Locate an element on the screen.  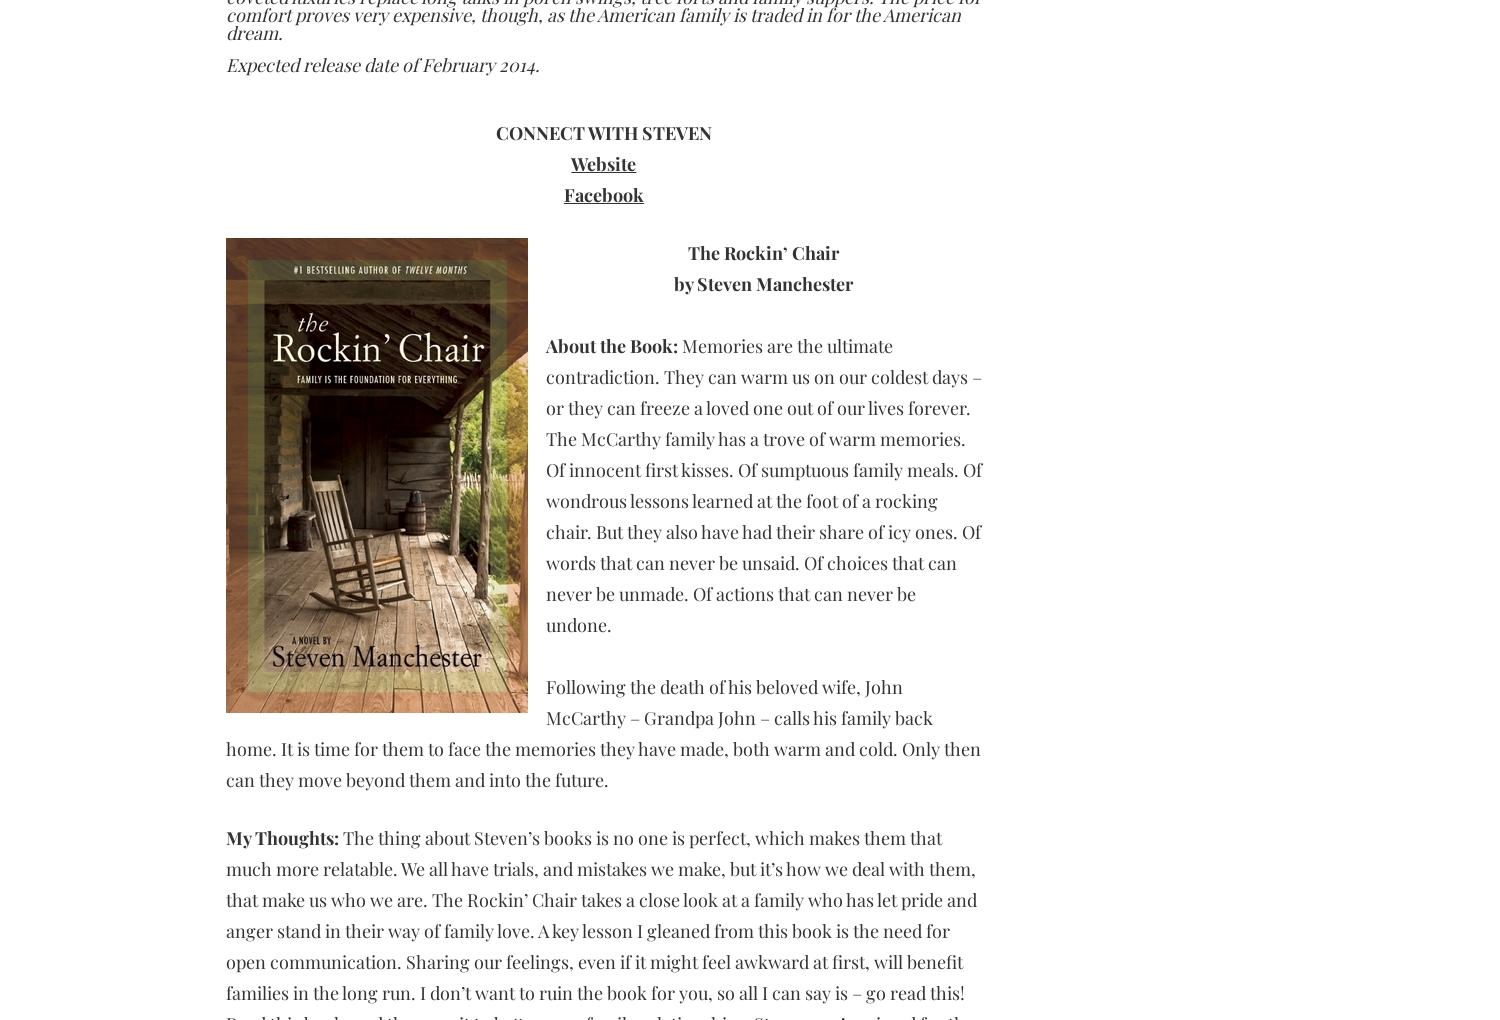
'Expected release date of February 2014.' is located at coordinates (382, 63).